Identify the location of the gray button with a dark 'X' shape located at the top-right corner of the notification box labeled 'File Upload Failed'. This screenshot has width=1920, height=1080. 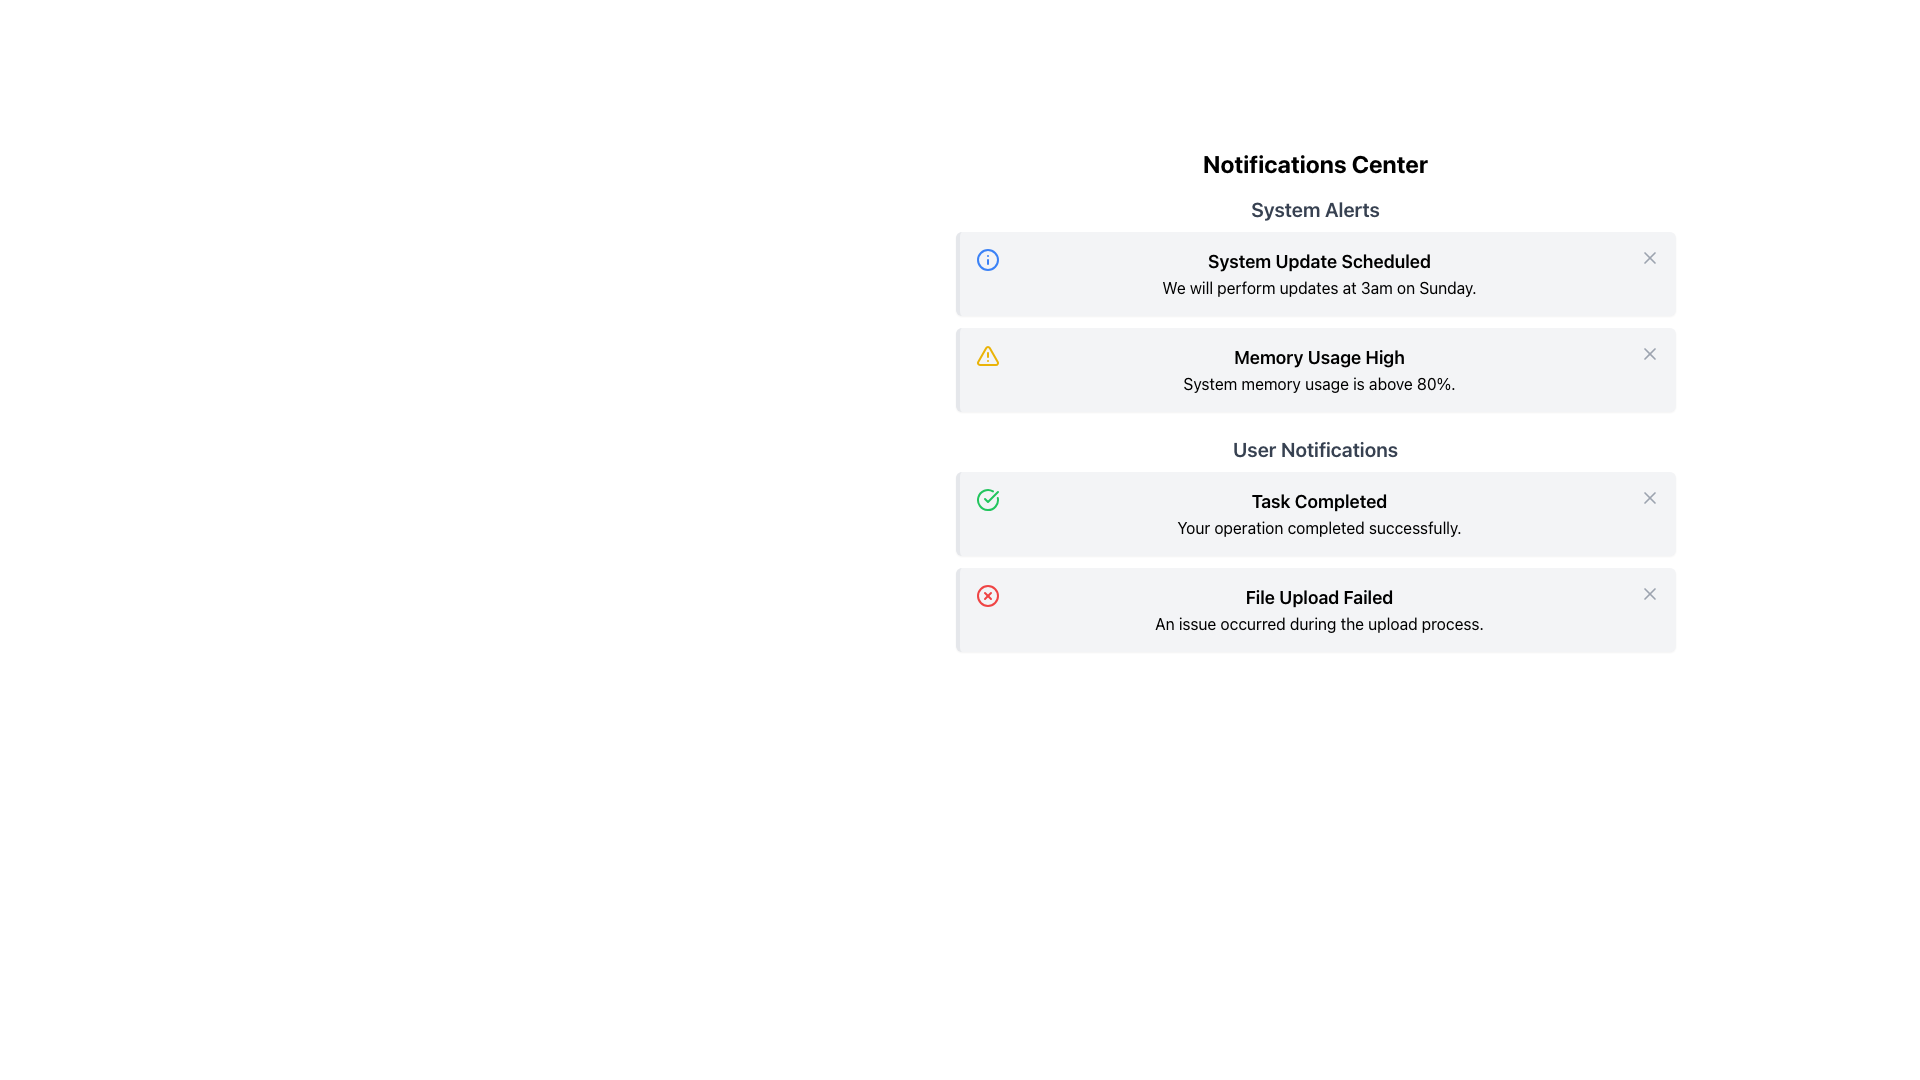
(1649, 593).